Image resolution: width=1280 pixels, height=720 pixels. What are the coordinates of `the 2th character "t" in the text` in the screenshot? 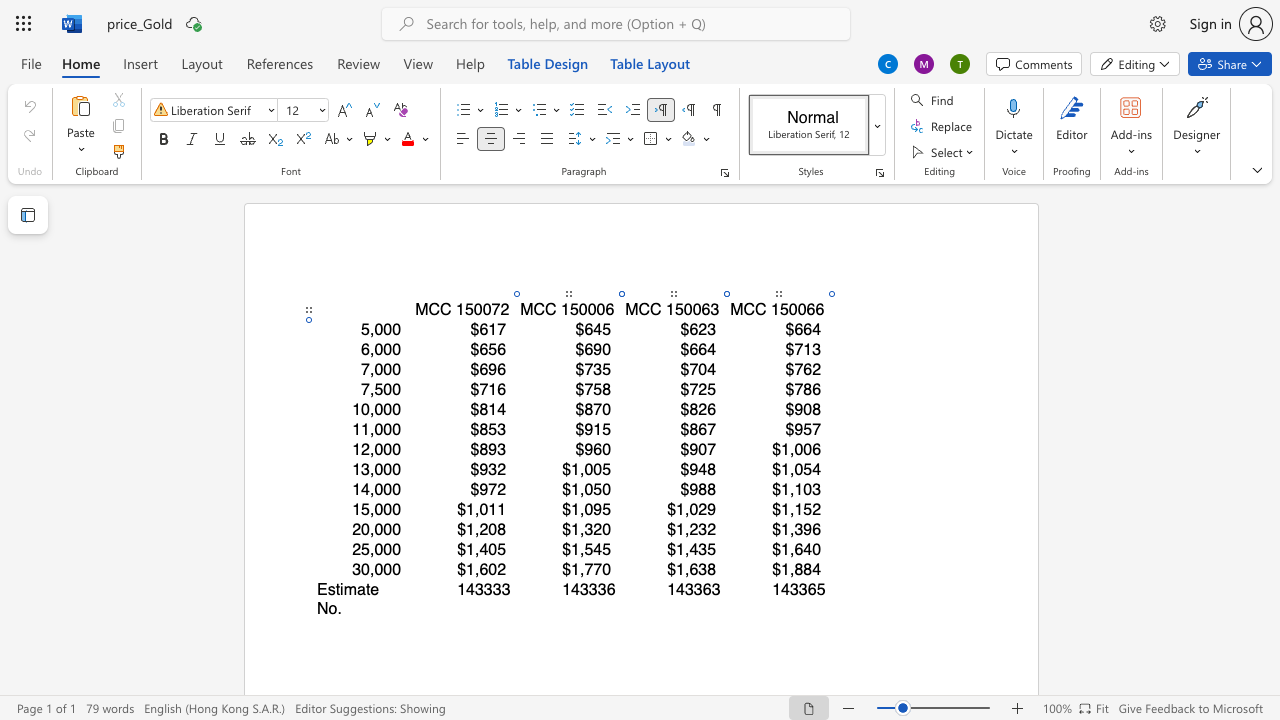 It's located at (368, 588).